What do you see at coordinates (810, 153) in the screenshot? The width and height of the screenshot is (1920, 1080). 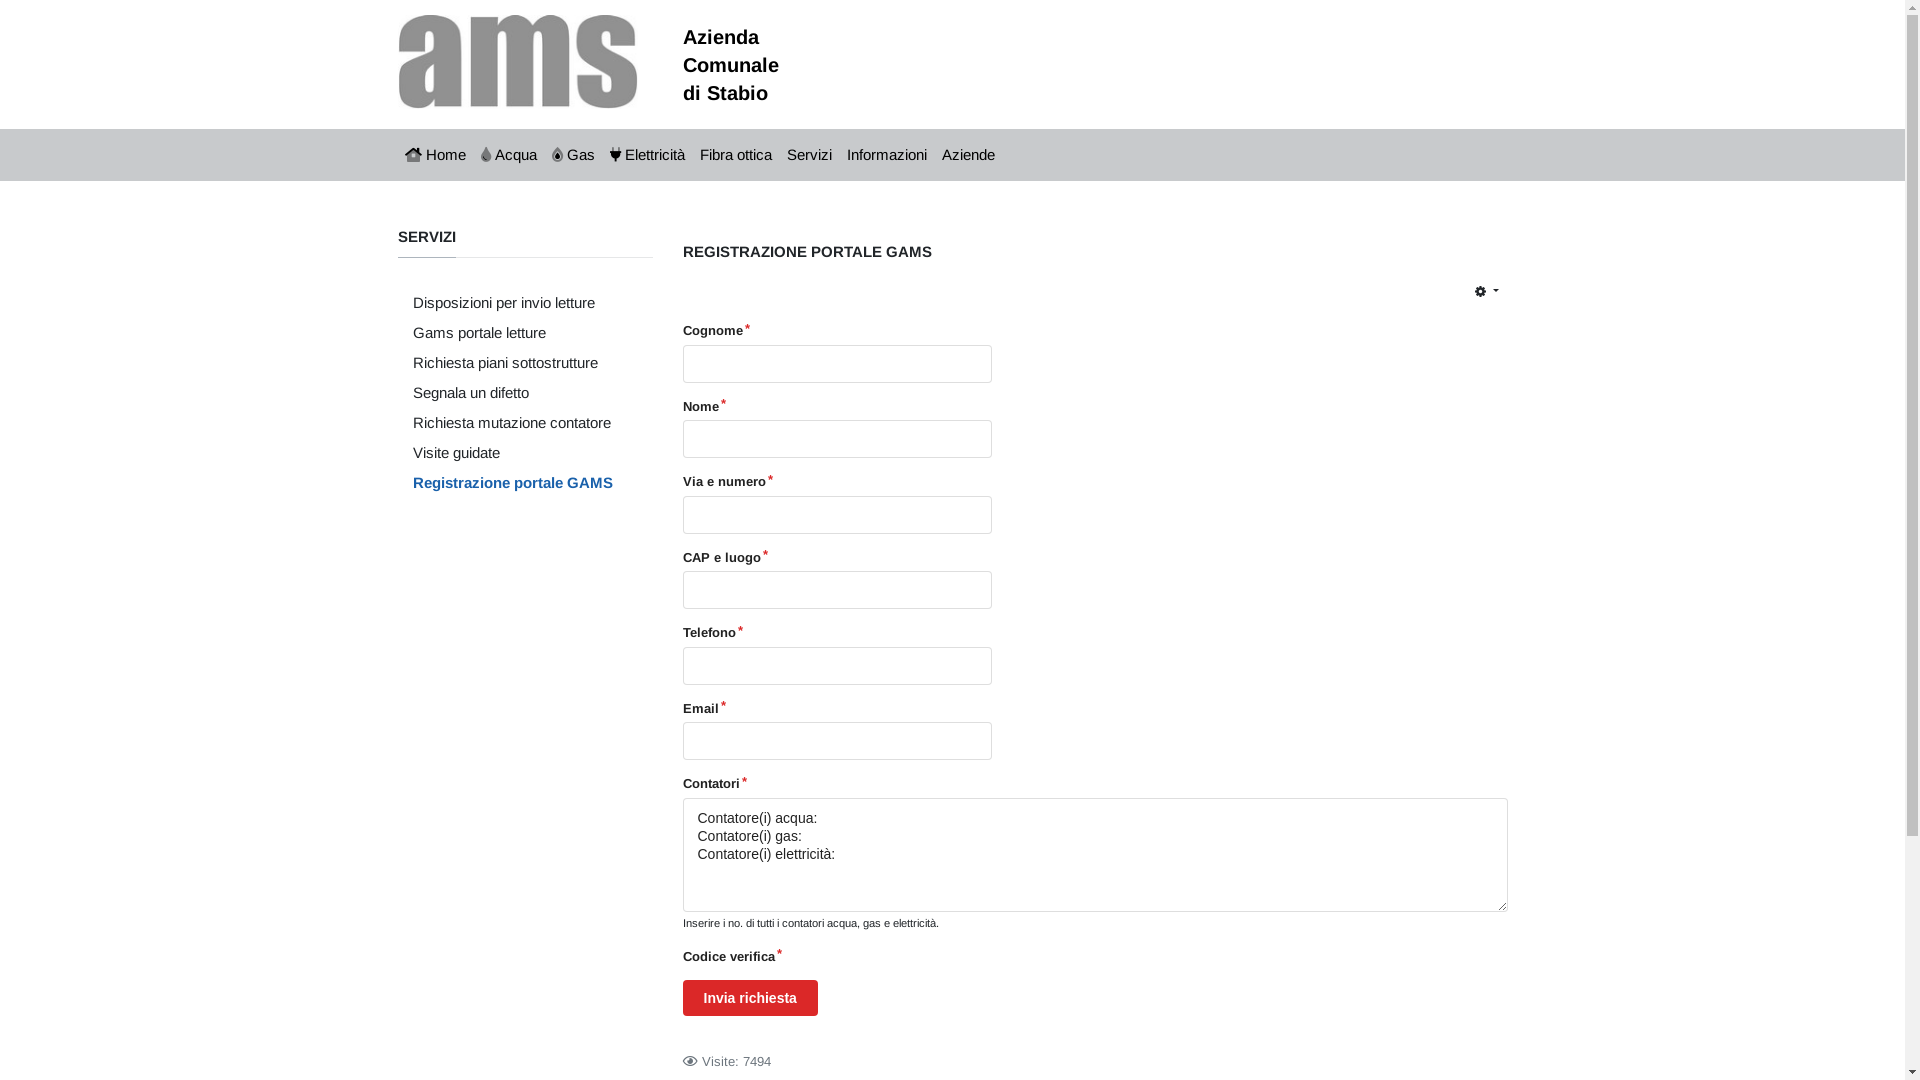 I see `'Servizi'` at bounding box center [810, 153].